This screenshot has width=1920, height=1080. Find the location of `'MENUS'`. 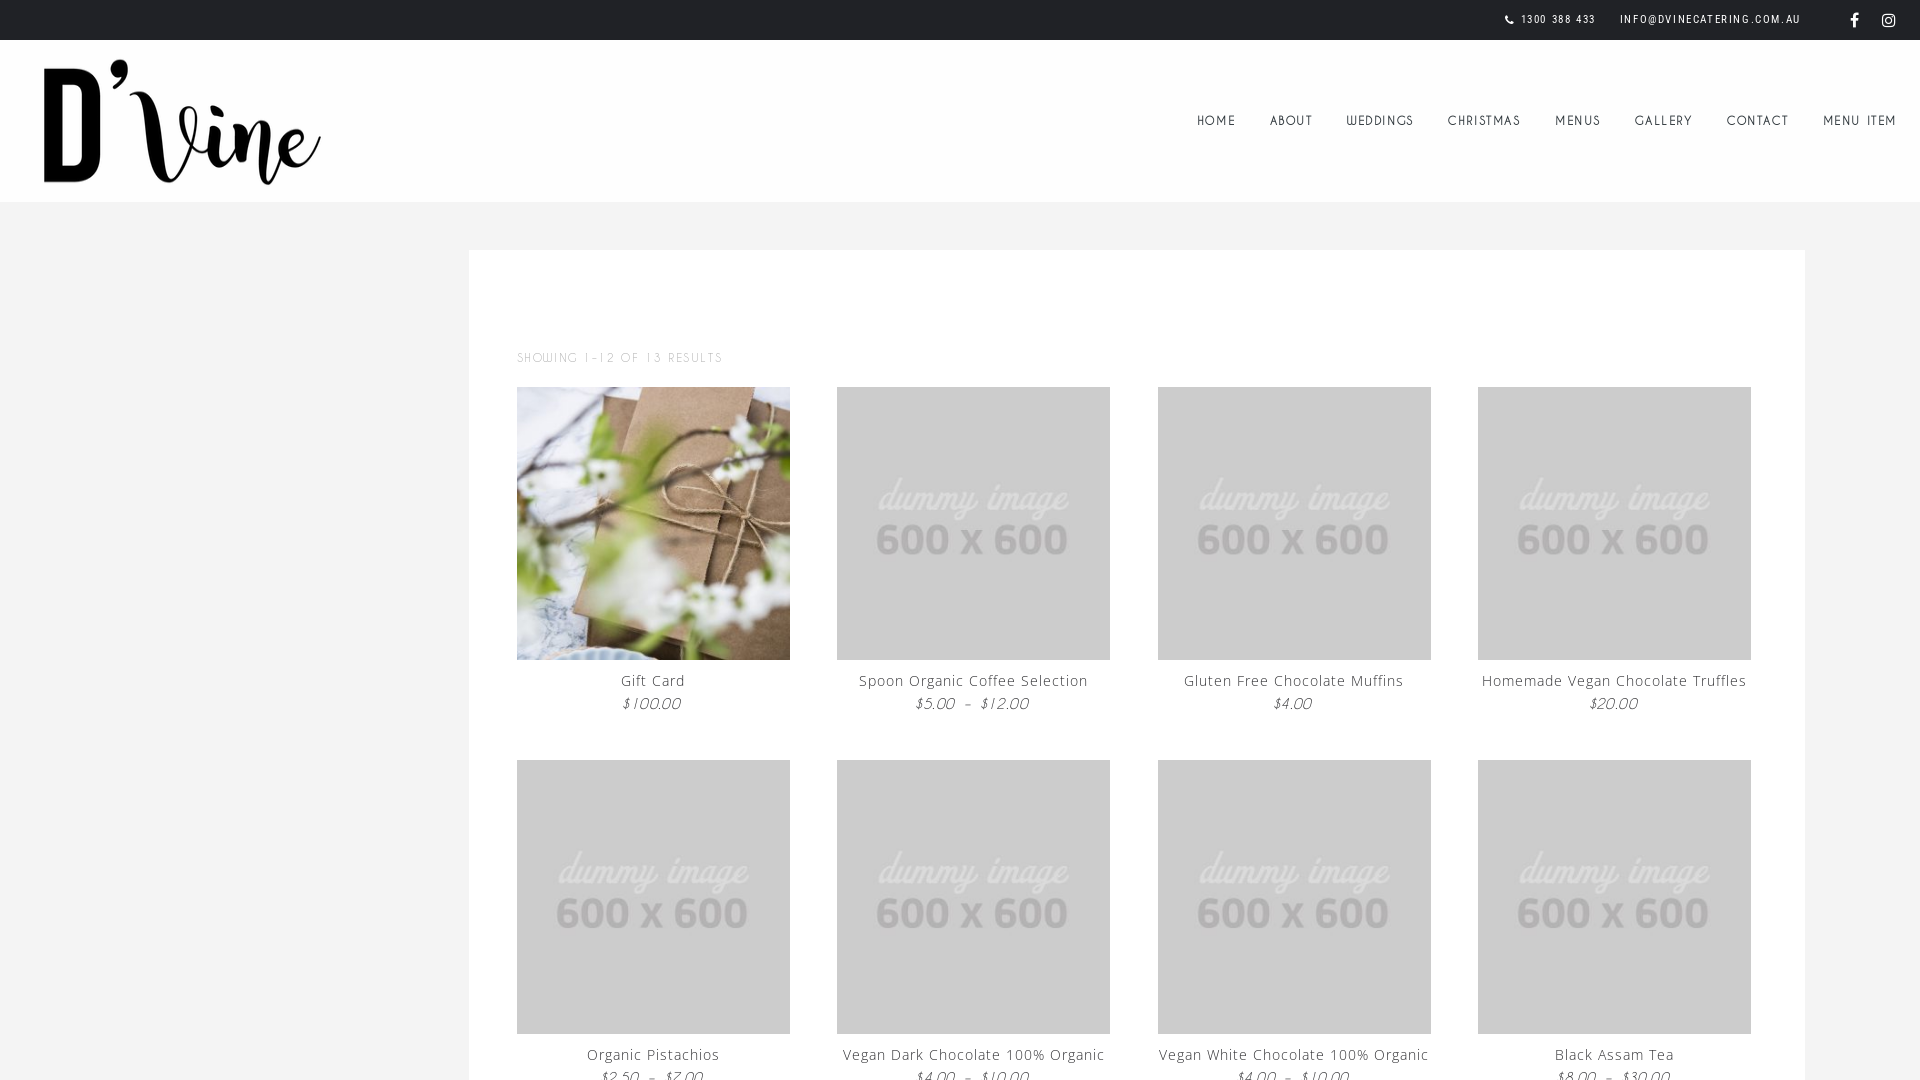

'MENUS' is located at coordinates (1577, 119).